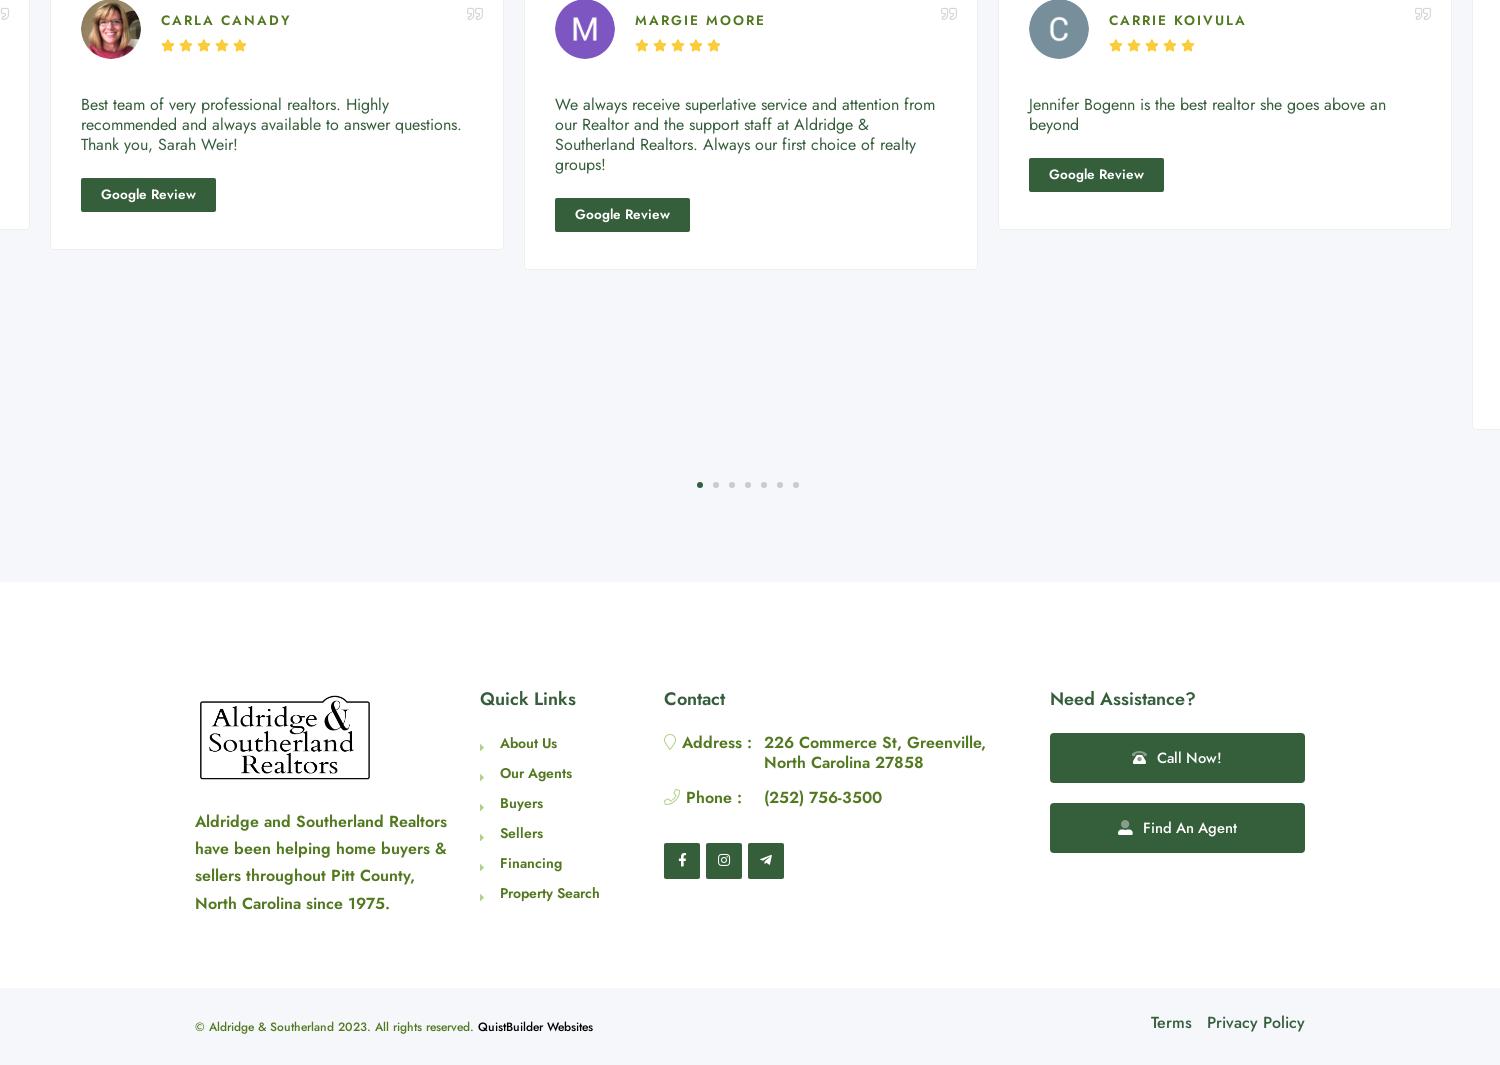 The width and height of the screenshot is (1500, 1065). What do you see at coordinates (521, 831) in the screenshot?
I see `'Sellers'` at bounding box center [521, 831].